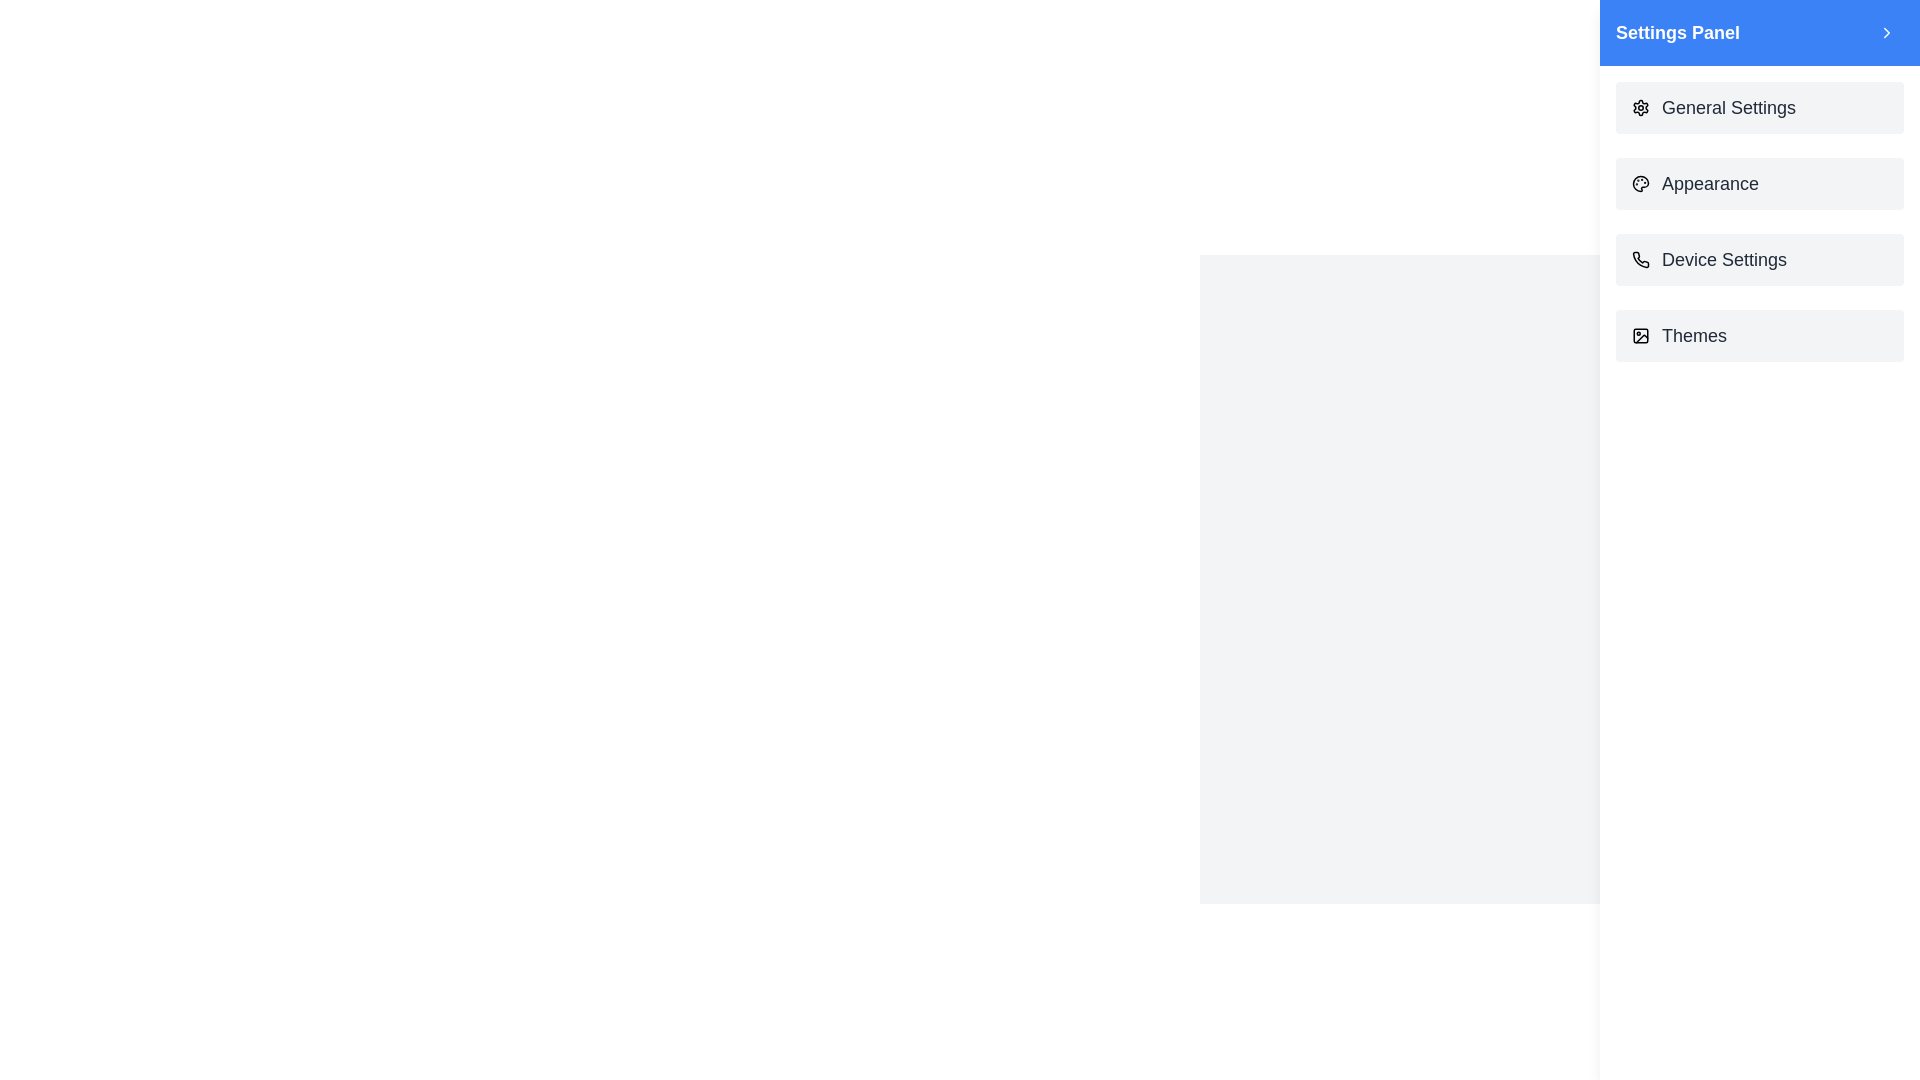 Image resolution: width=1920 pixels, height=1080 pixels. Describe the element at coordinates (1760, 334) in the screenshot. I see `the 'Themes' button, a rectangular button with rounded corners and a light gray background` at that location.